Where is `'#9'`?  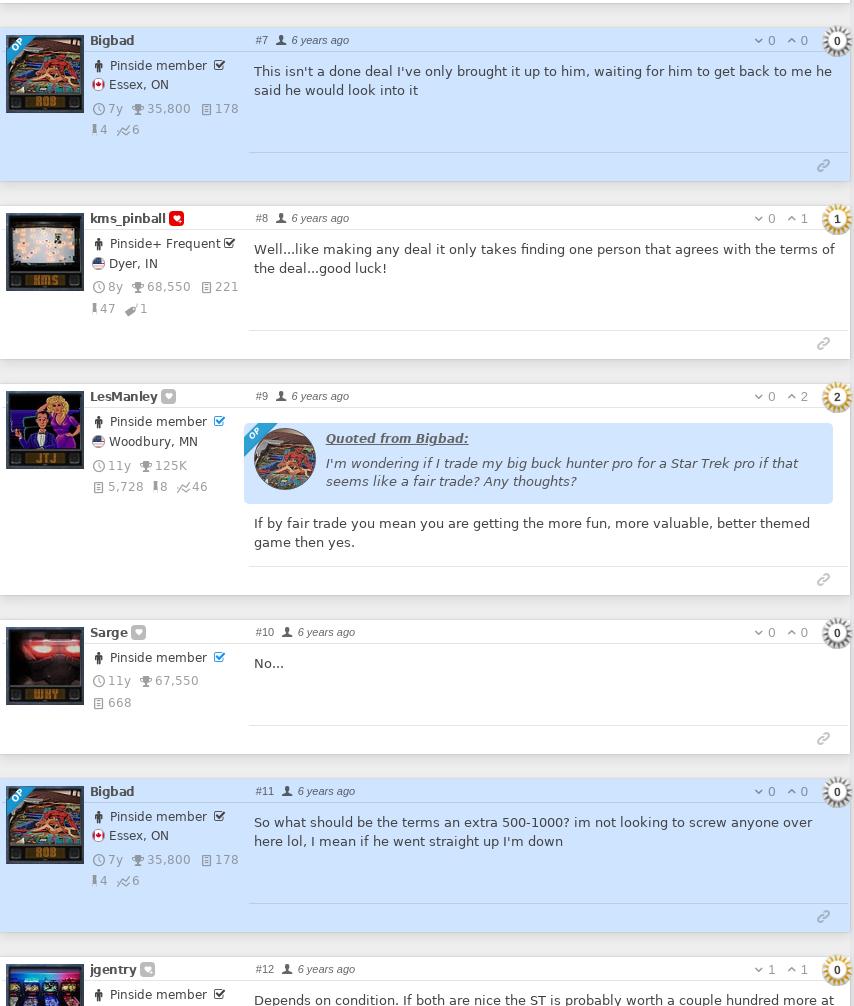
'#9' is located at coordinates (260, 394).